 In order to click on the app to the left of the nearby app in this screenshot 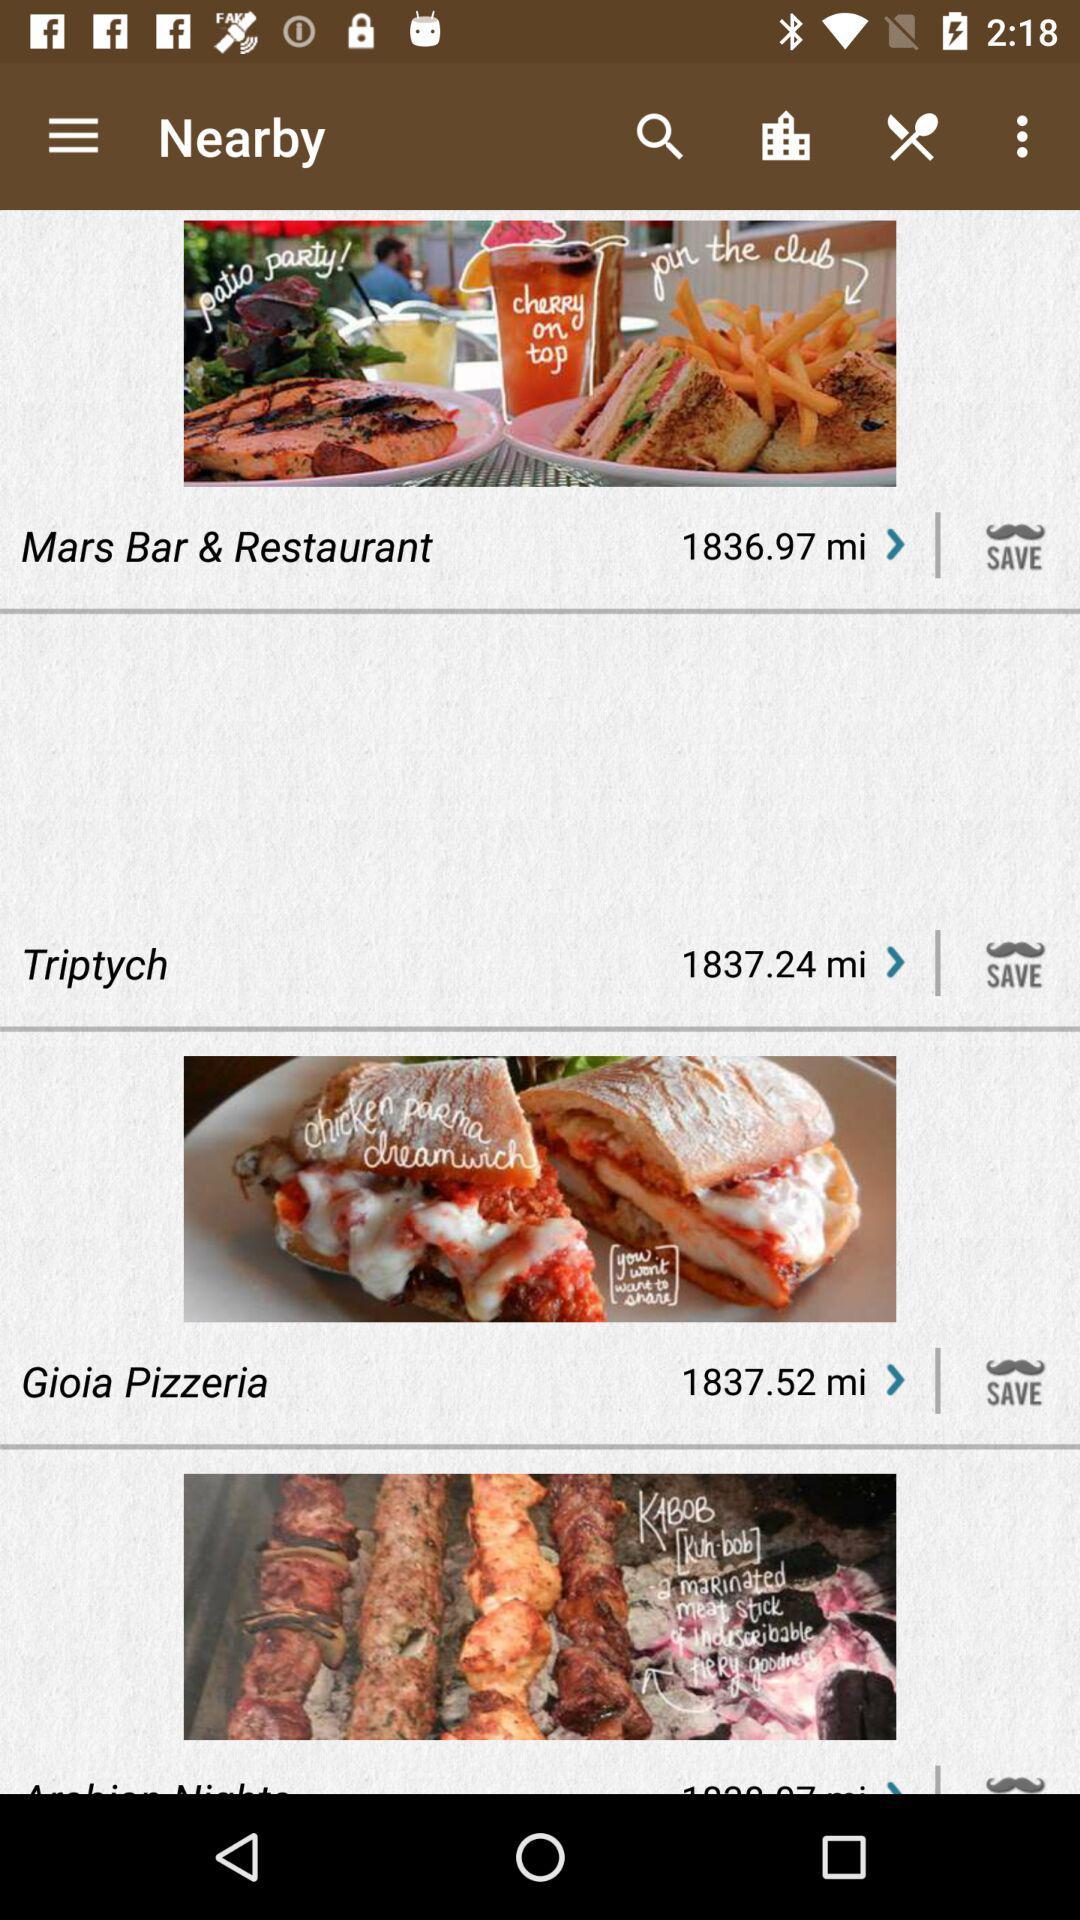, I will do `click(72, 135)`.